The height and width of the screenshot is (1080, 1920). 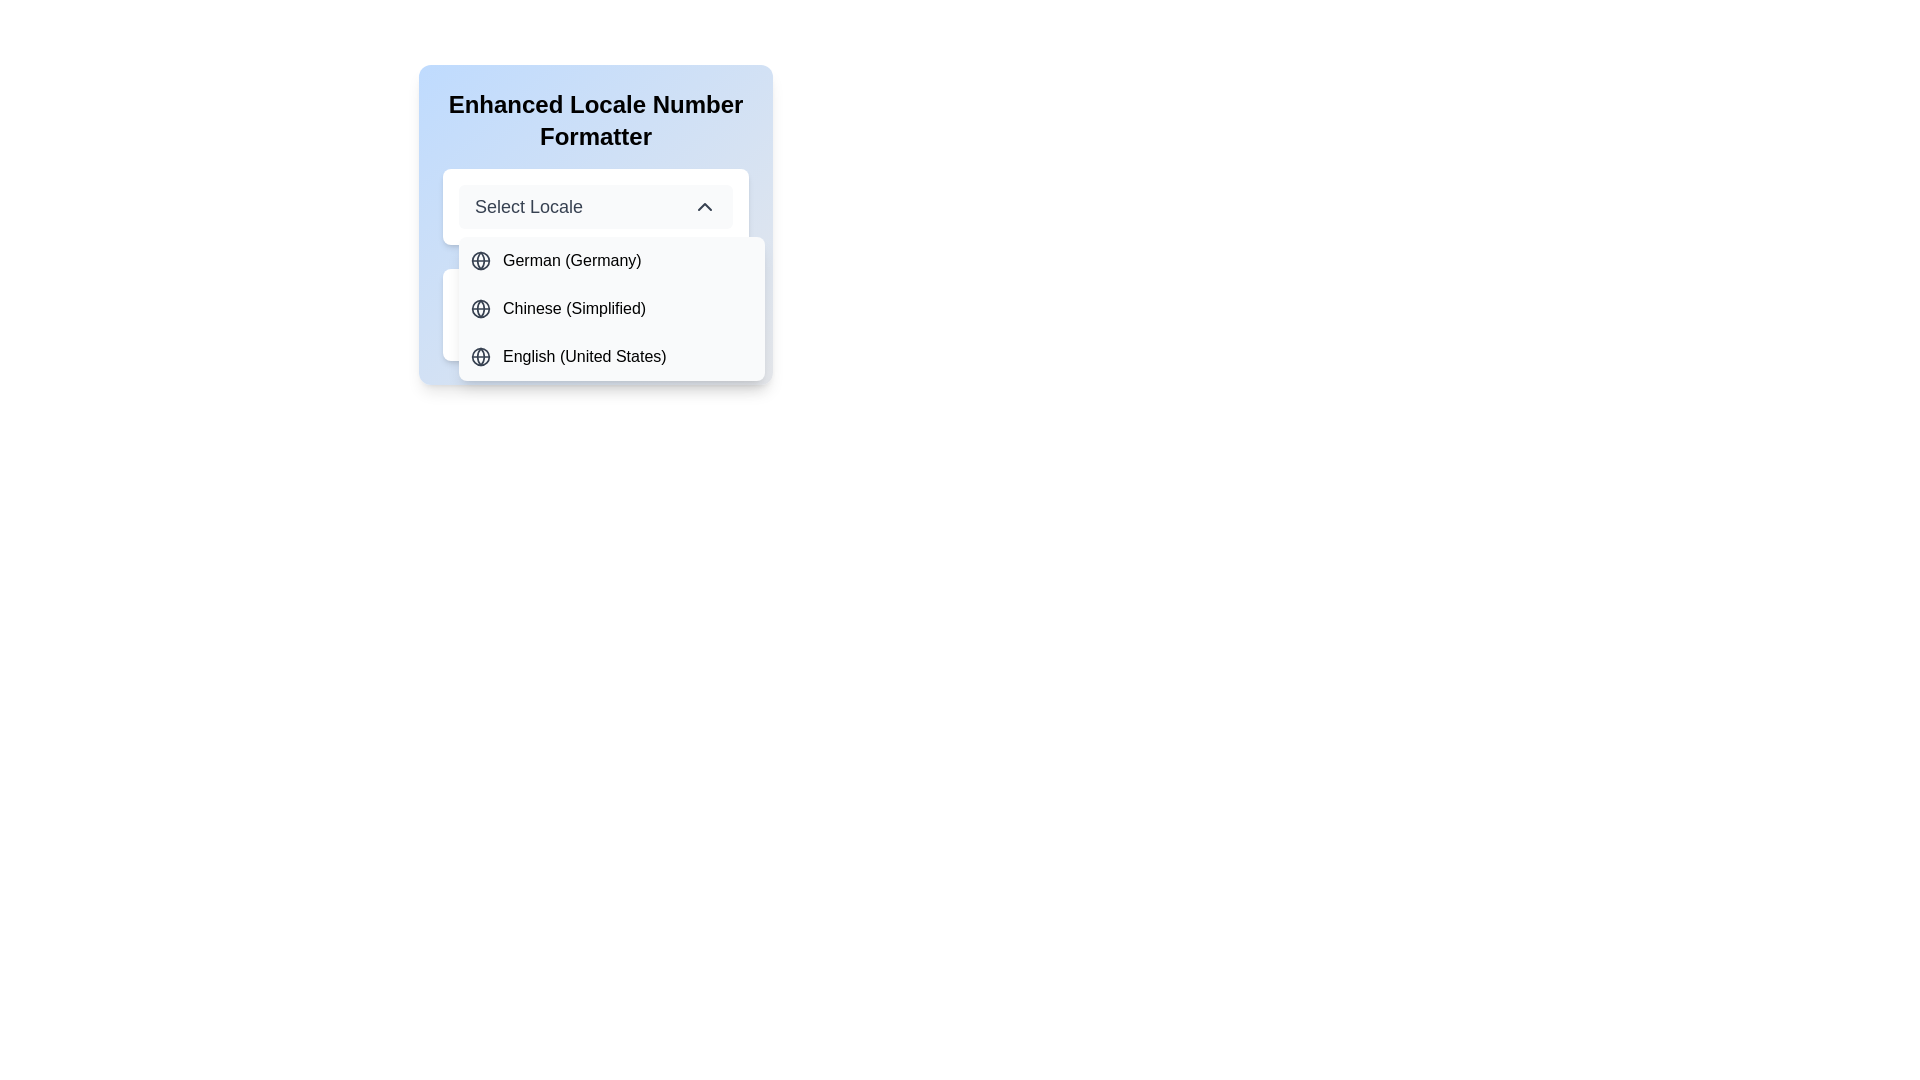 What do you see at coordinates (480, 356) in the screenshot?
I see `the SVG Circle representing the outline of a globe icon within the locale selector dropdown menu` at bounding box center [480, 356].